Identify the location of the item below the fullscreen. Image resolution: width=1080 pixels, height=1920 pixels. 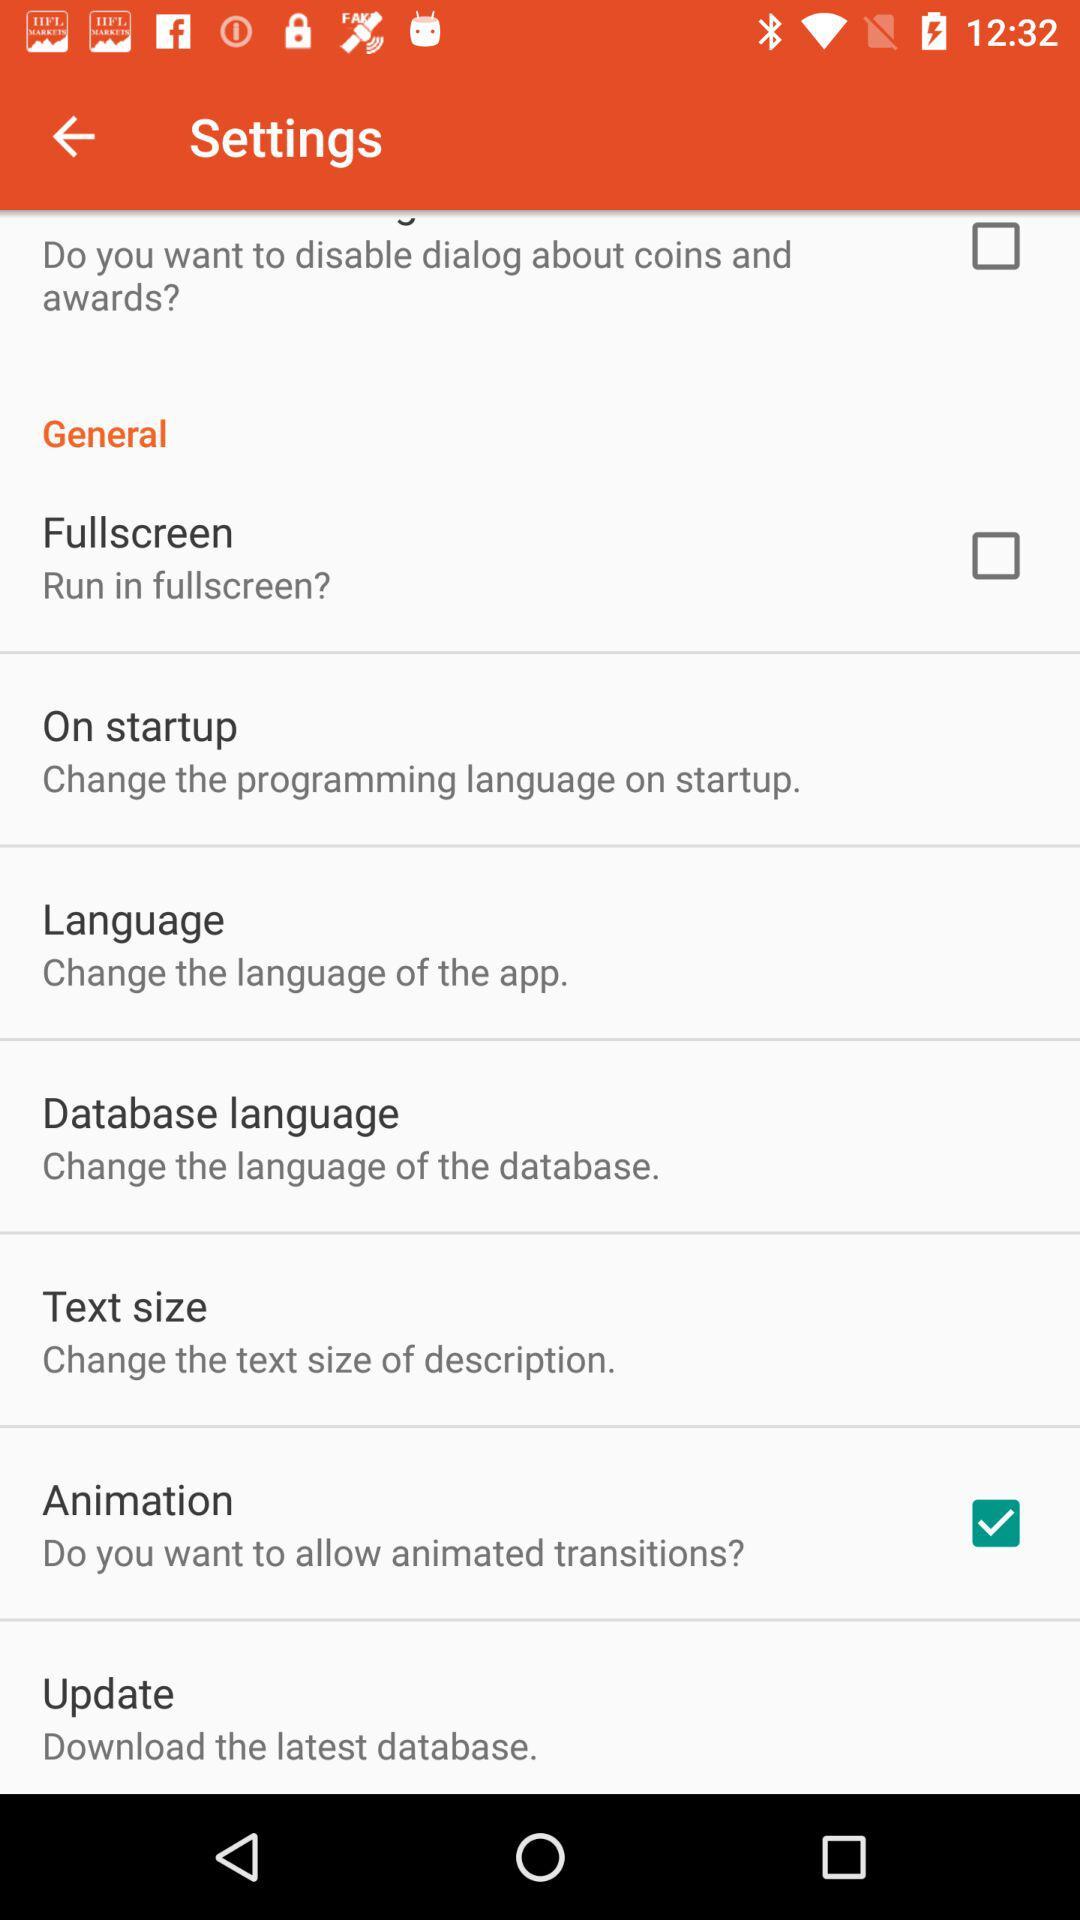
(186, 583).